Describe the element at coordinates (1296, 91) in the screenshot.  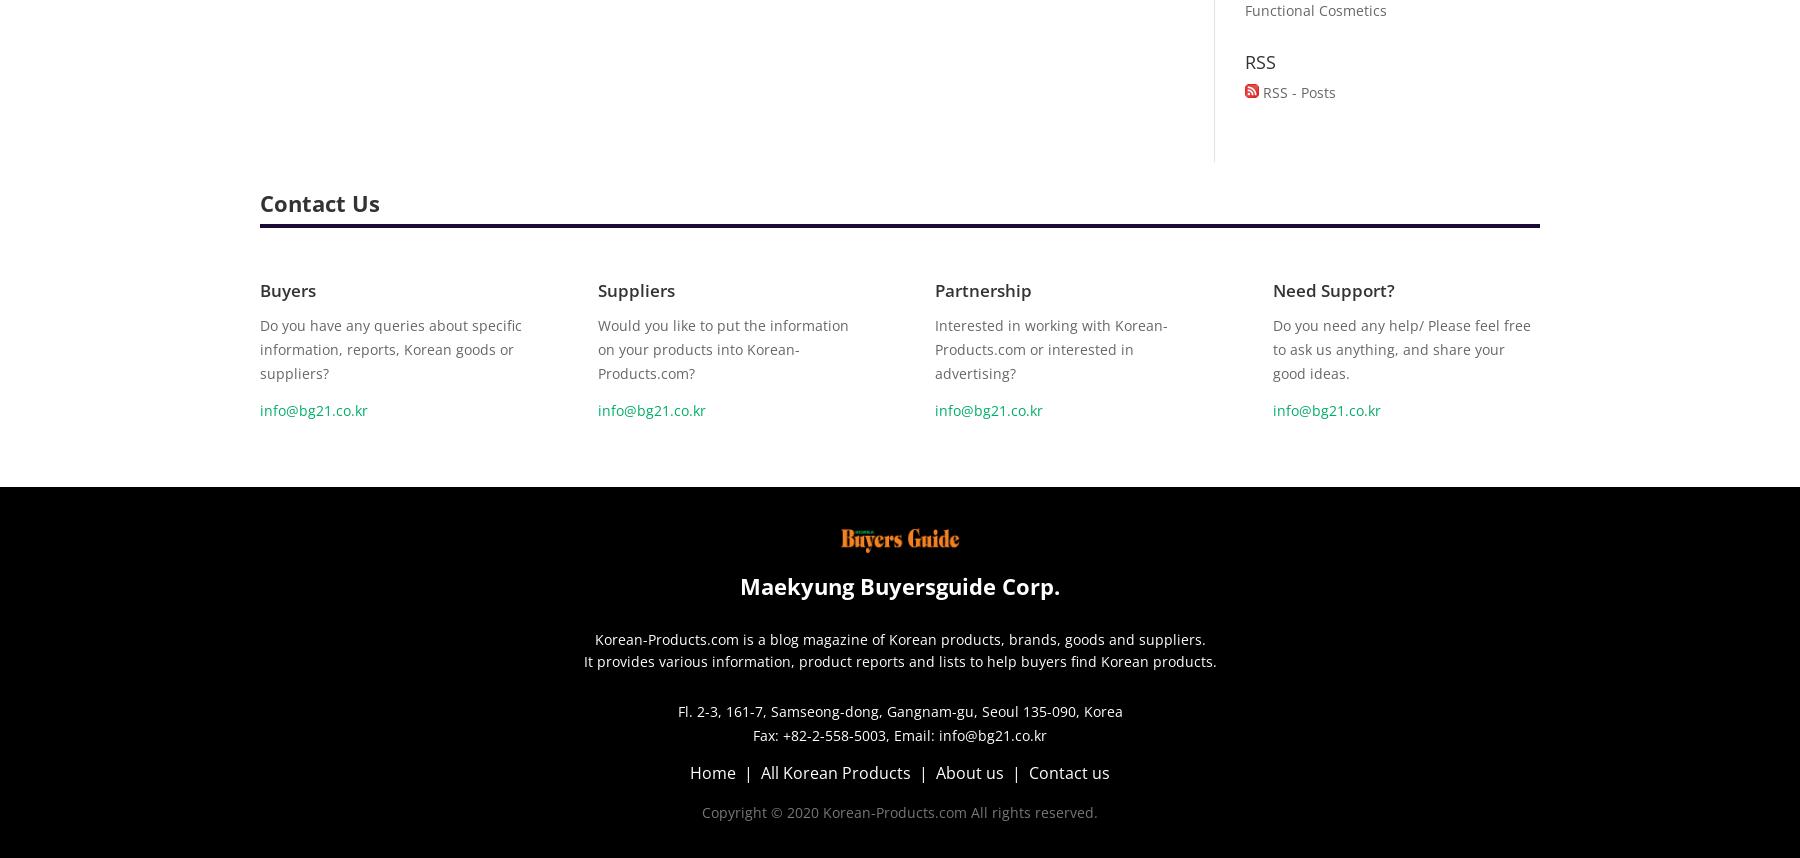
I see `'RSS - Posts'` at that location.